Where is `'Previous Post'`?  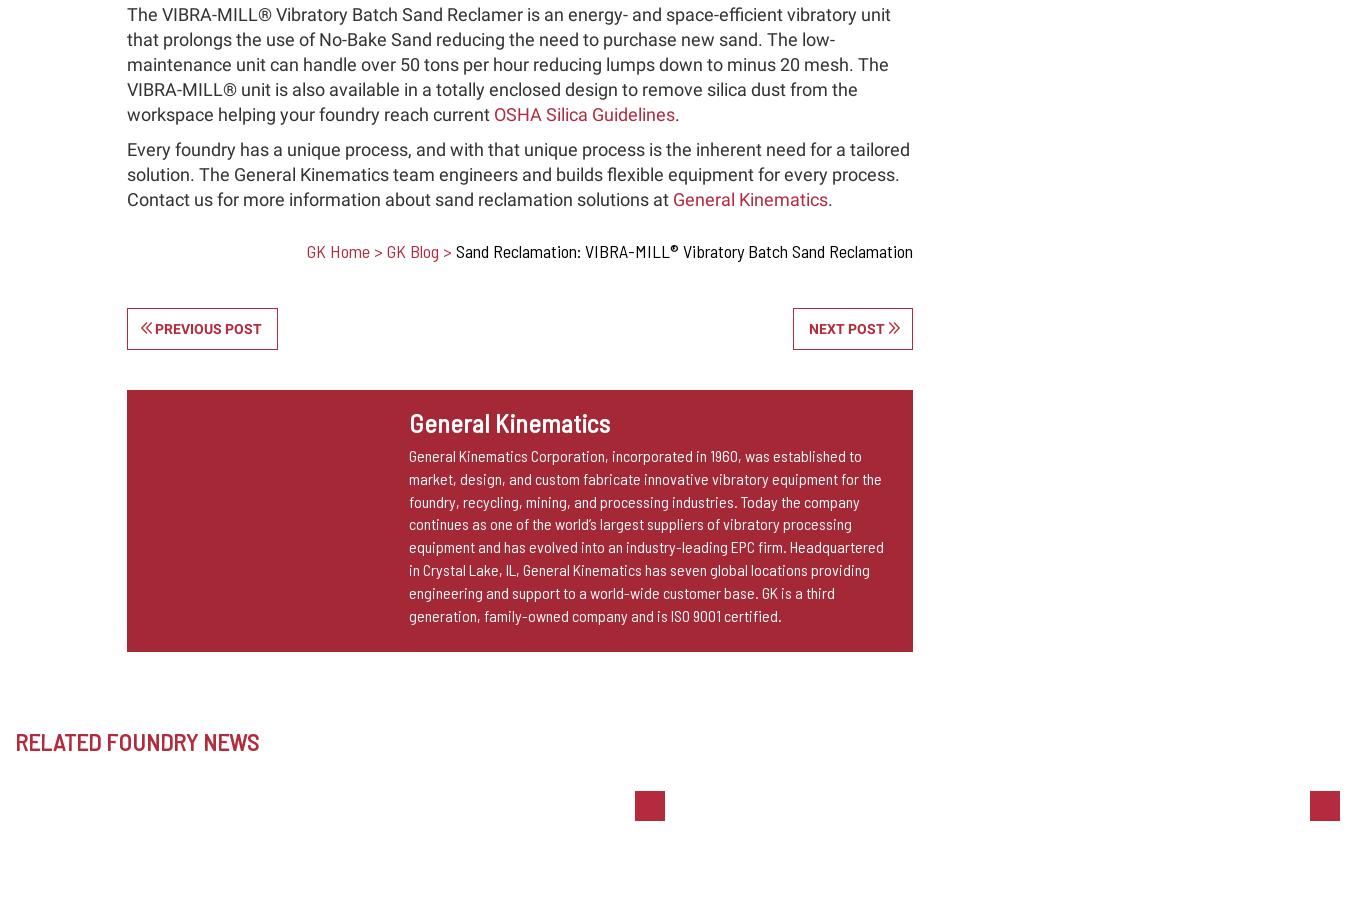 'Previous Post' is located at coordinates (206, 326).